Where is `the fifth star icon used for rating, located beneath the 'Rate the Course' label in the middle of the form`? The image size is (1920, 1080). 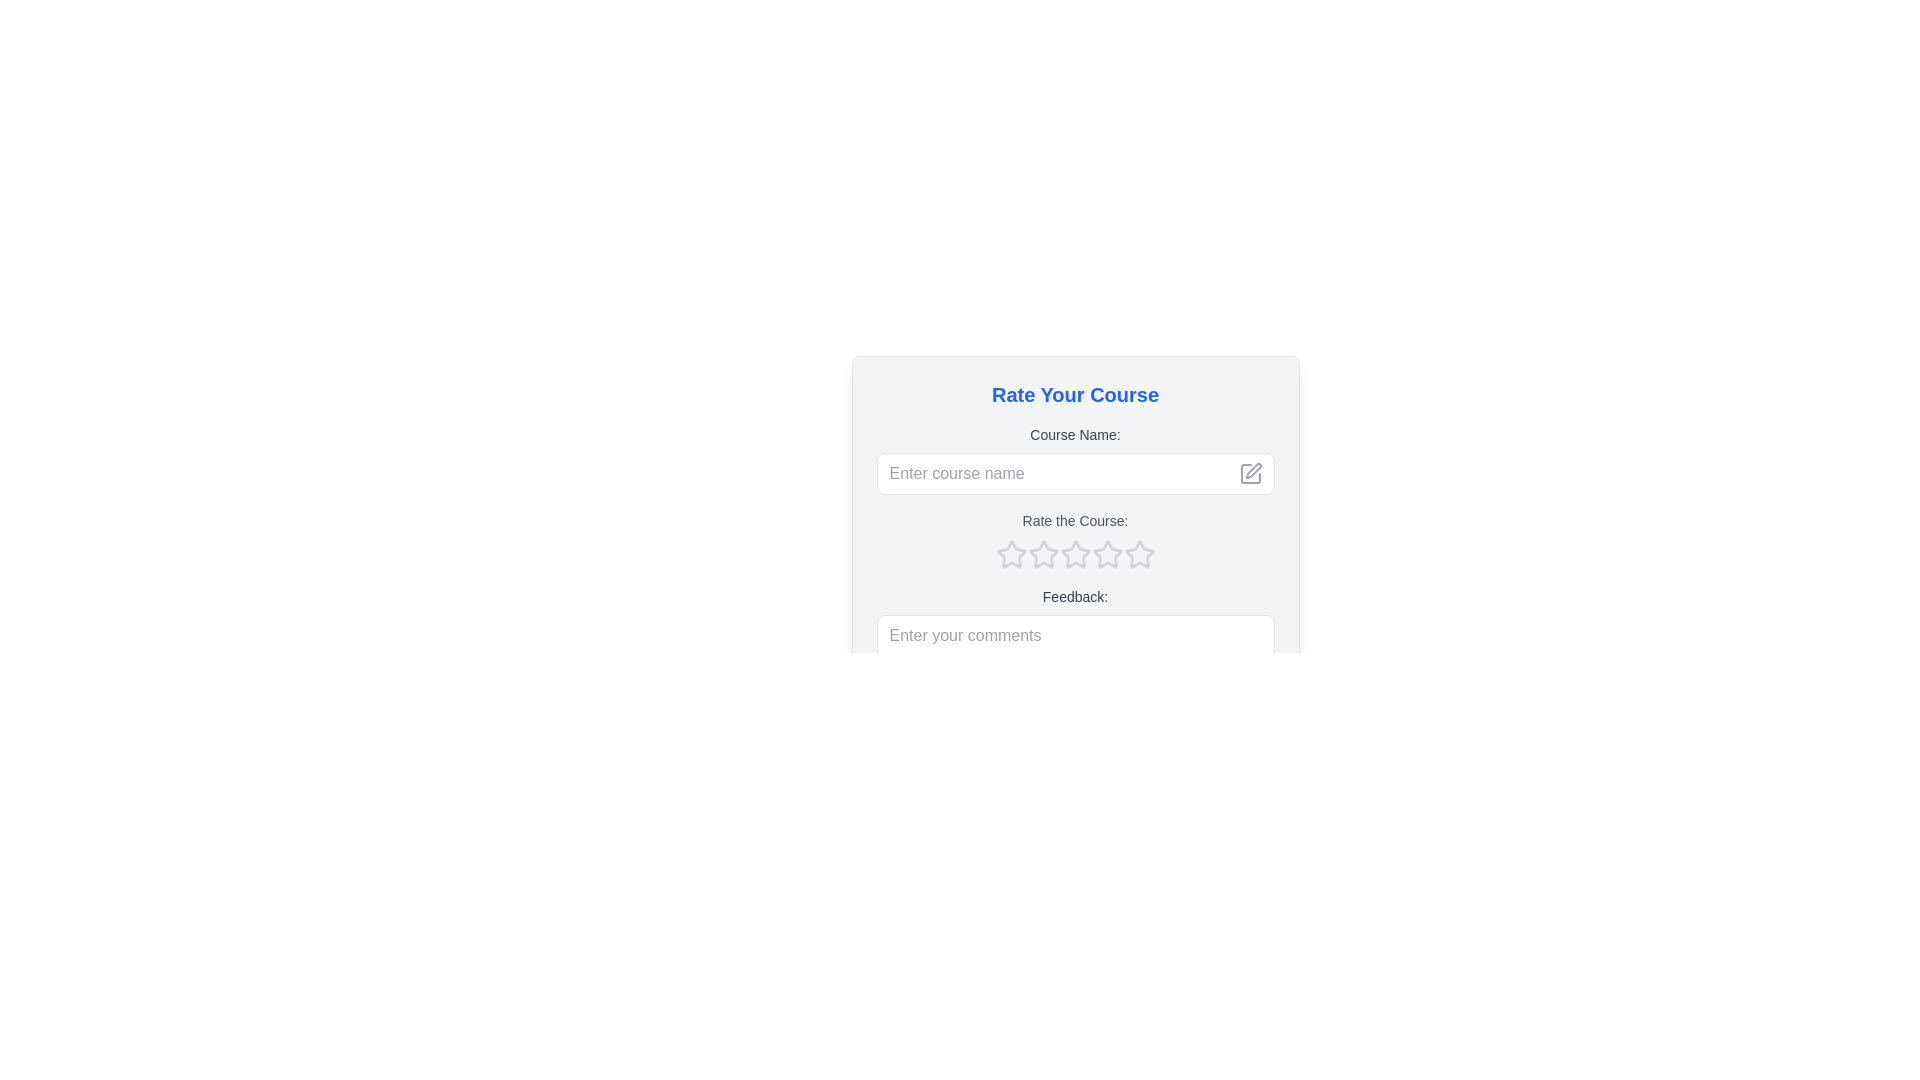
the fifth star icon used for rating, located beneath the 'Rate the Course' label in the middle of the form is located at coordinates (1139, 555).